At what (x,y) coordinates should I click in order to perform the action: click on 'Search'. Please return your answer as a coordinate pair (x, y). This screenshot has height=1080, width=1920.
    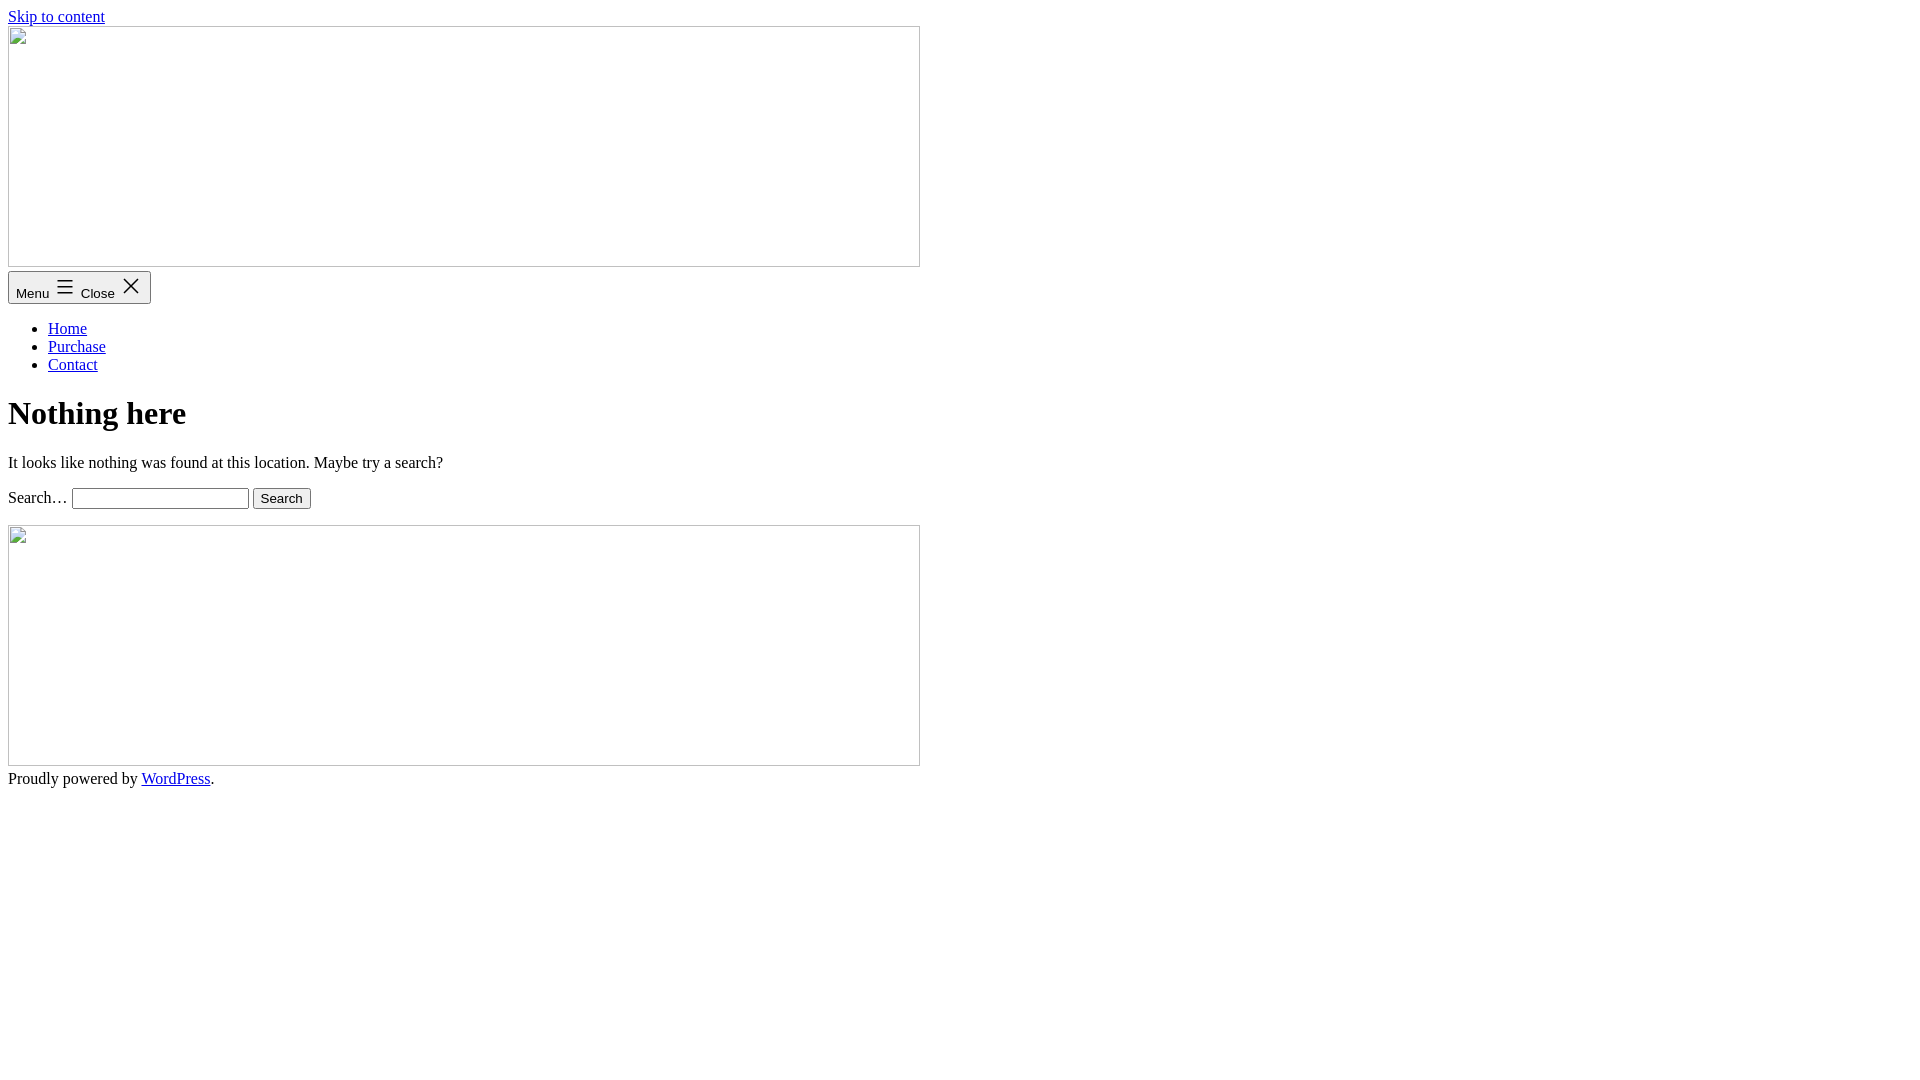
    Looking at the image, I should click on (281, 497).